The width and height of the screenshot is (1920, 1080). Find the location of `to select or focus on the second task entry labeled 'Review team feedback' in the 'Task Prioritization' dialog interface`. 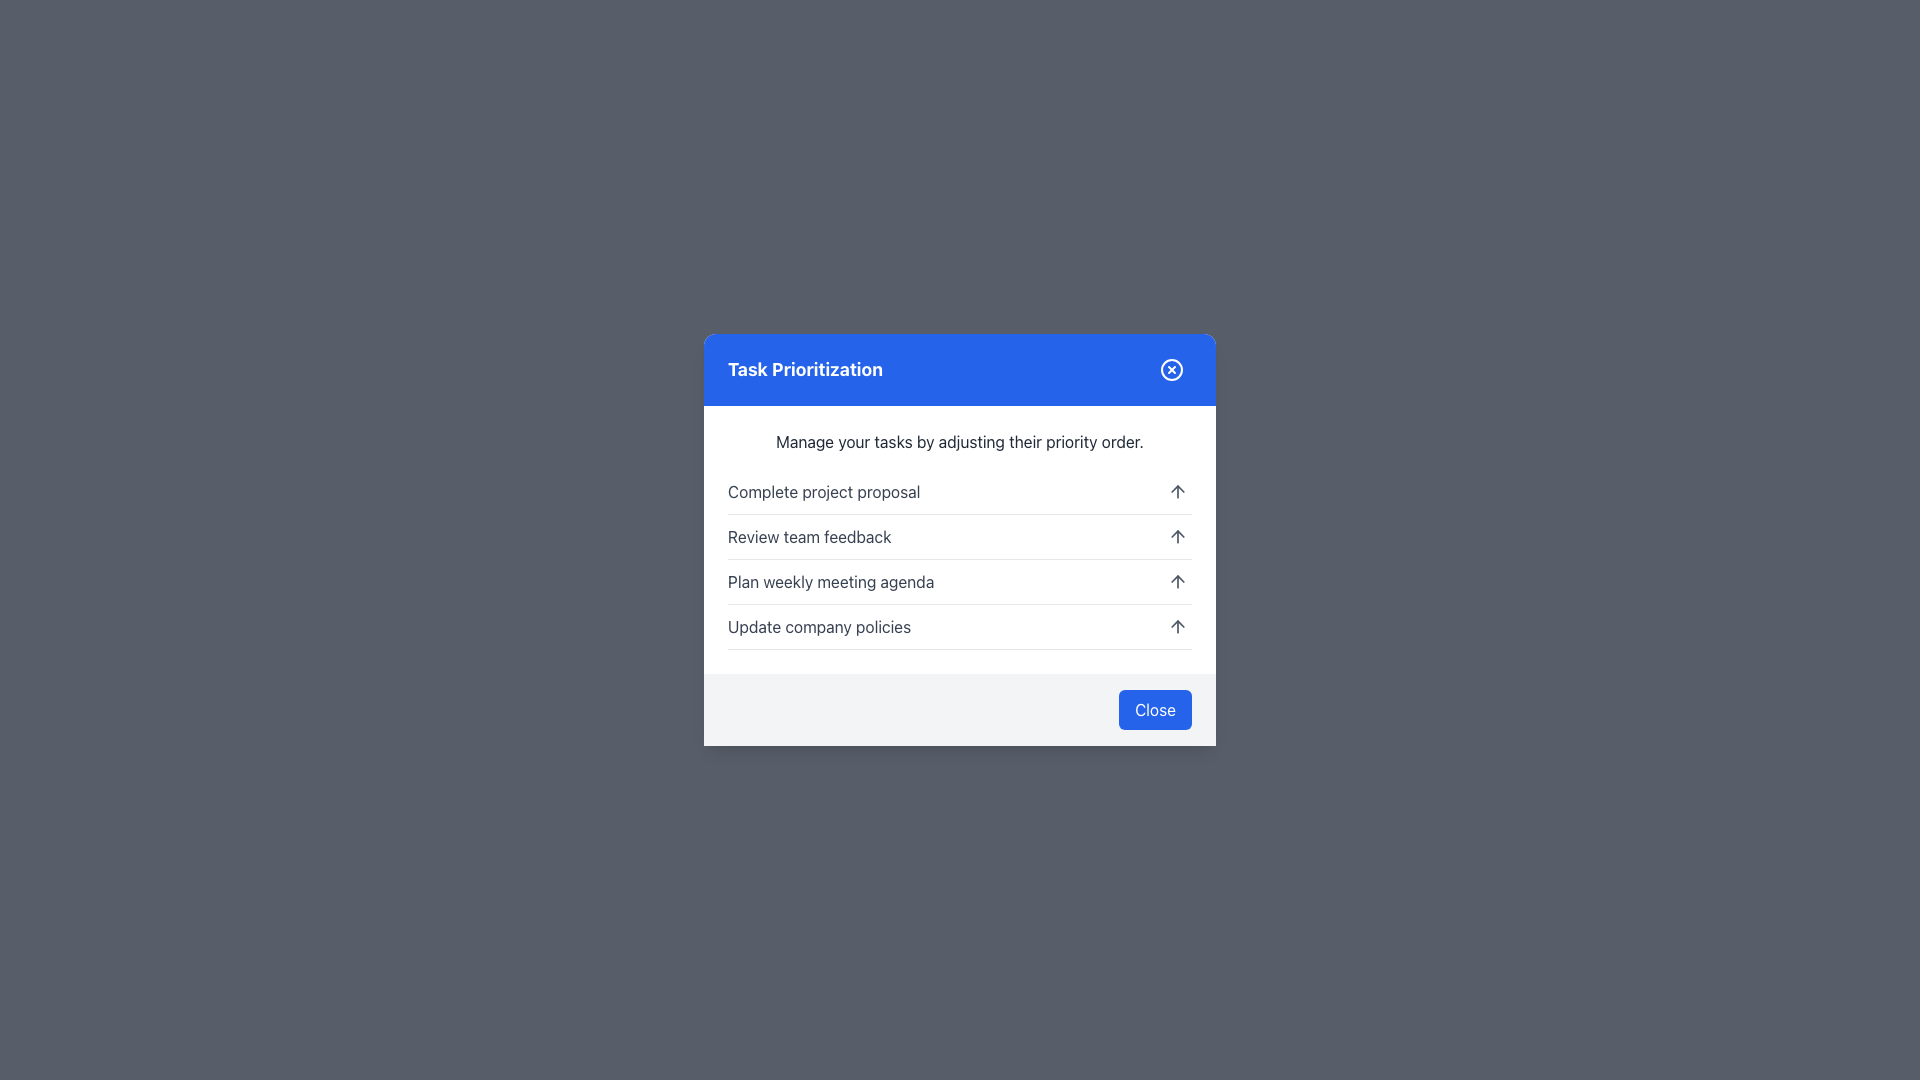

to select or focus on the second task entry labeled 'Review team feedback' in the 'Task Prioritization' dialog interface is located at coordinates (960, 540).